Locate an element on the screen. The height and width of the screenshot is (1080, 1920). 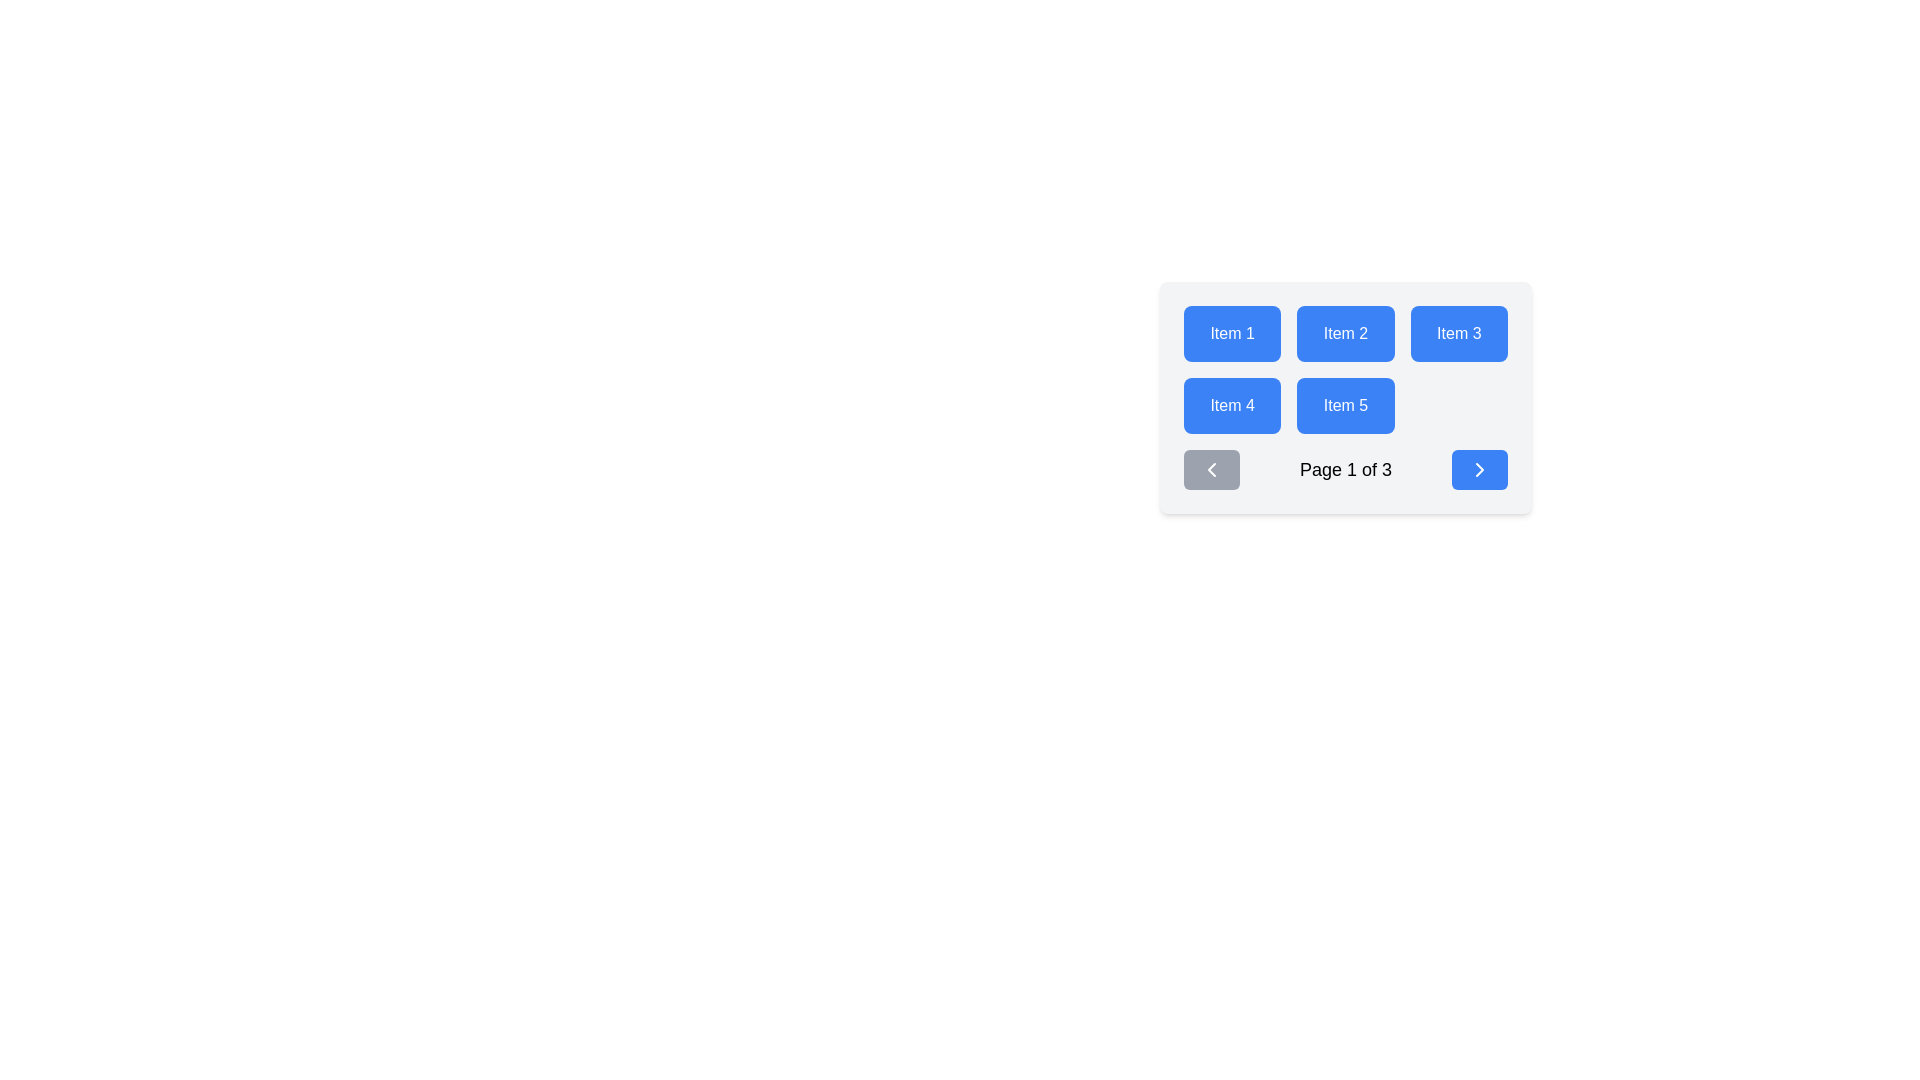
the navigation button to the right of 'Page 1 of 3' to observe the transition effect is located at coordinates (1479, 470).